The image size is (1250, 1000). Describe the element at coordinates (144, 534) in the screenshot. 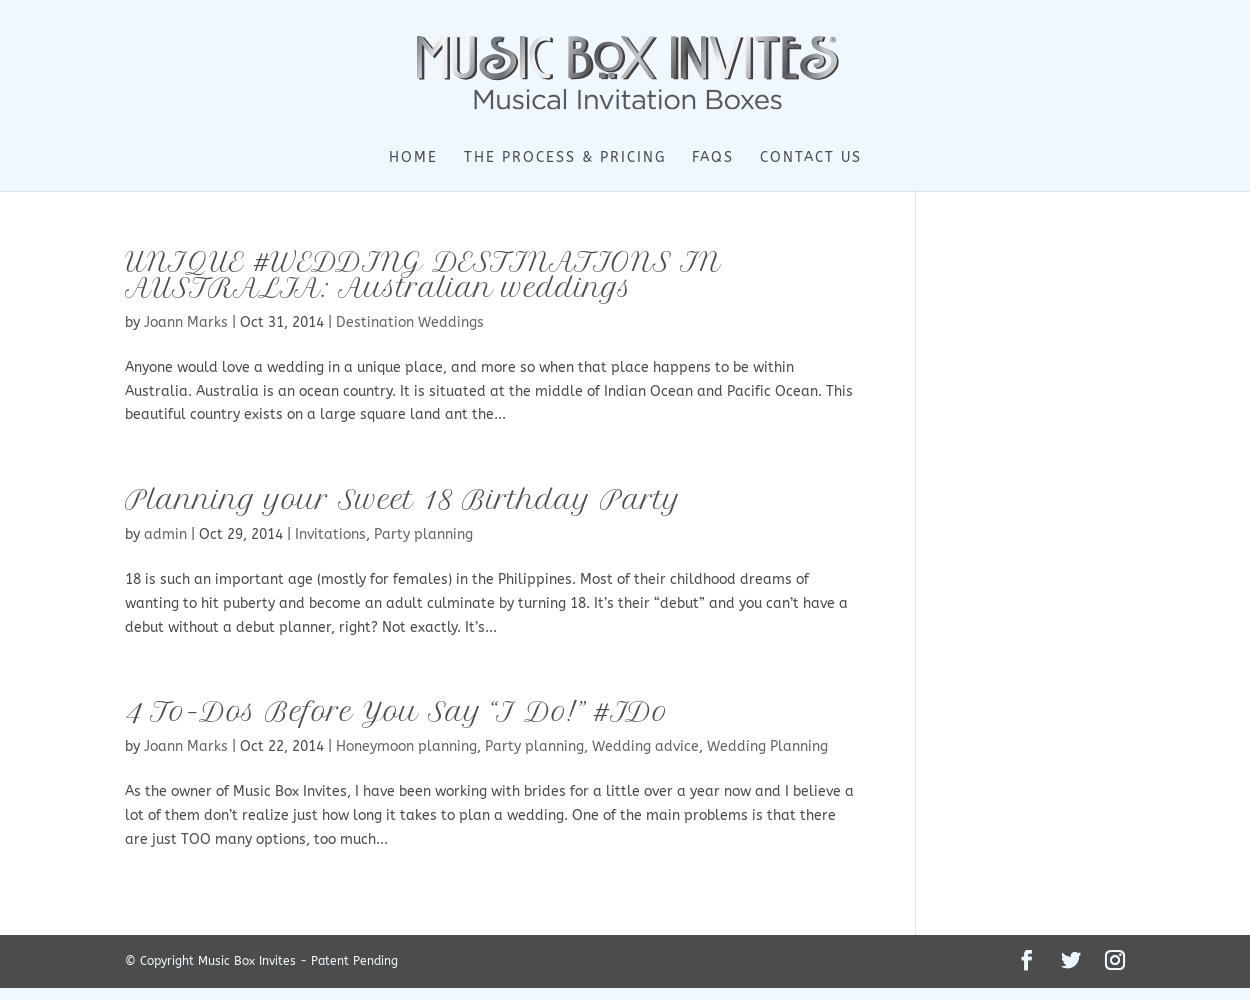

I see `'admin'` at that location.